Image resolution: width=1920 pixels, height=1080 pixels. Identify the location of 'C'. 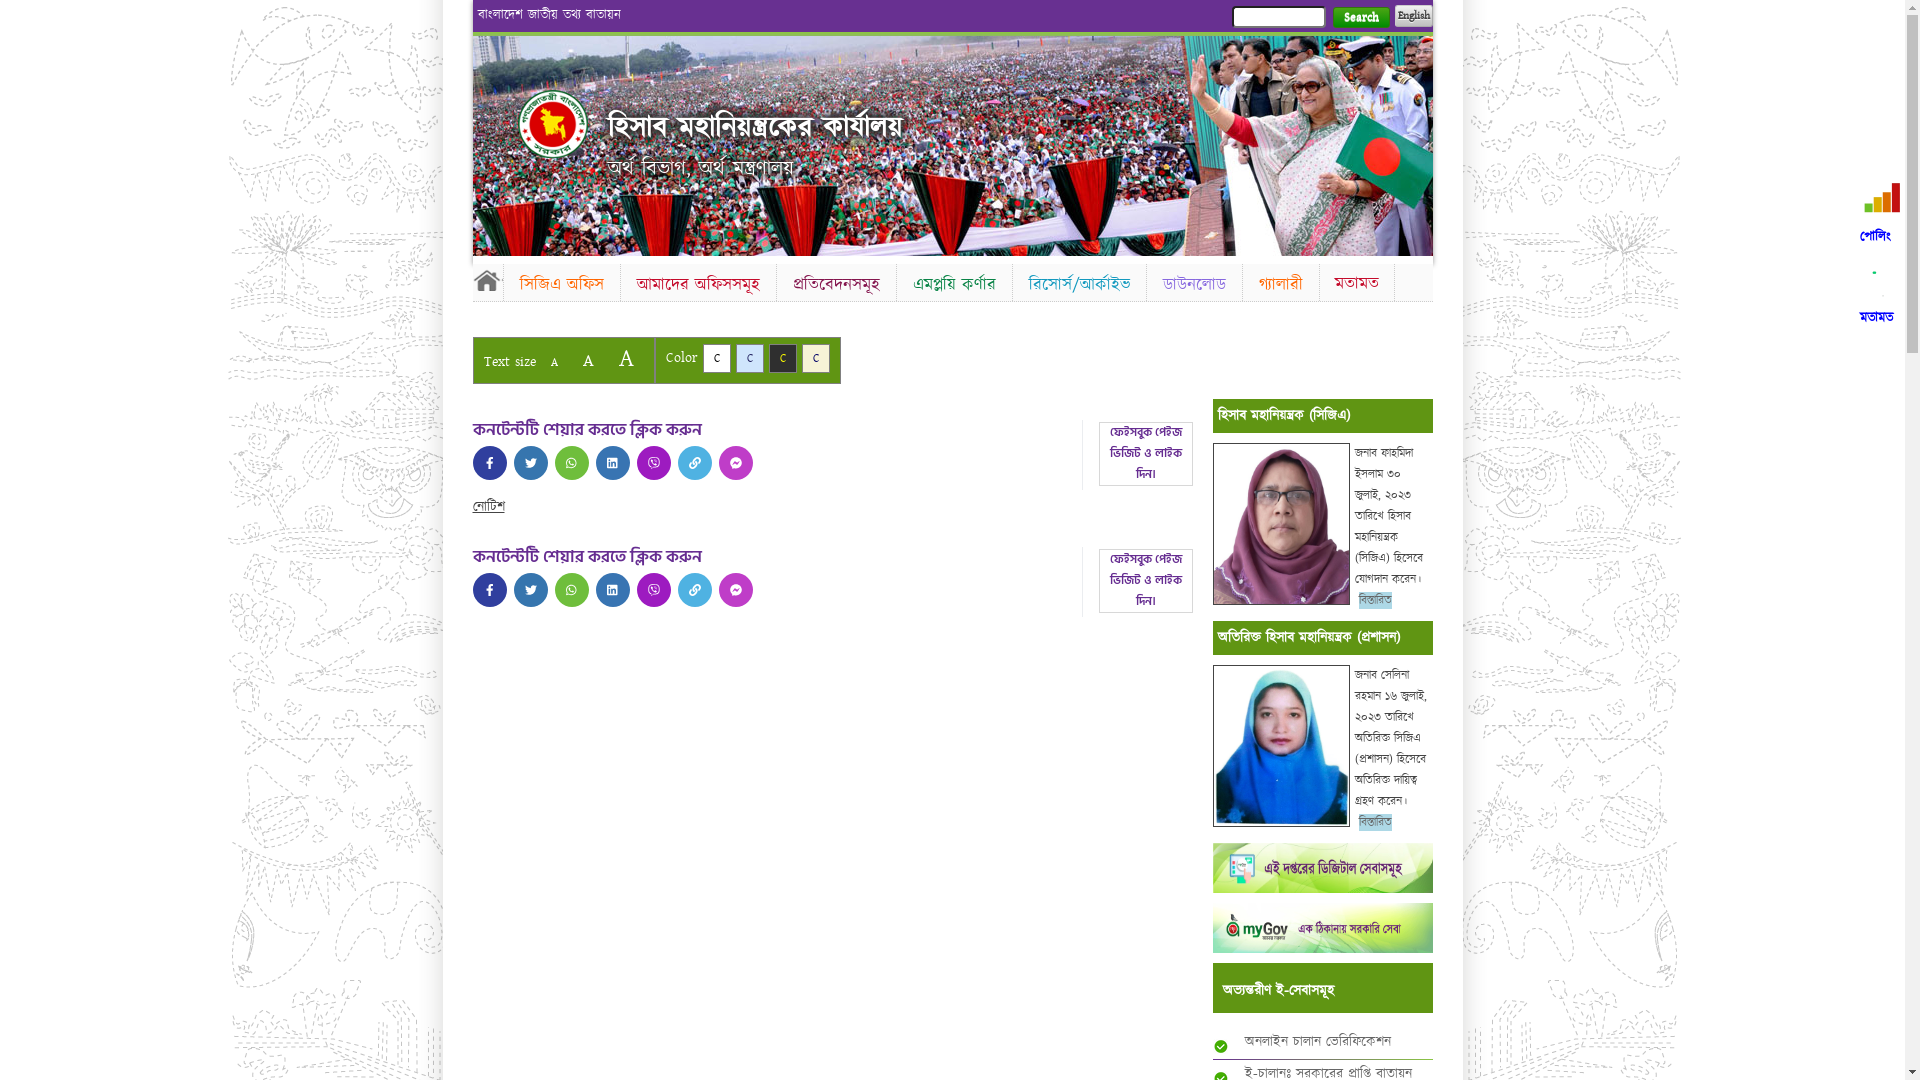
(816, 357).